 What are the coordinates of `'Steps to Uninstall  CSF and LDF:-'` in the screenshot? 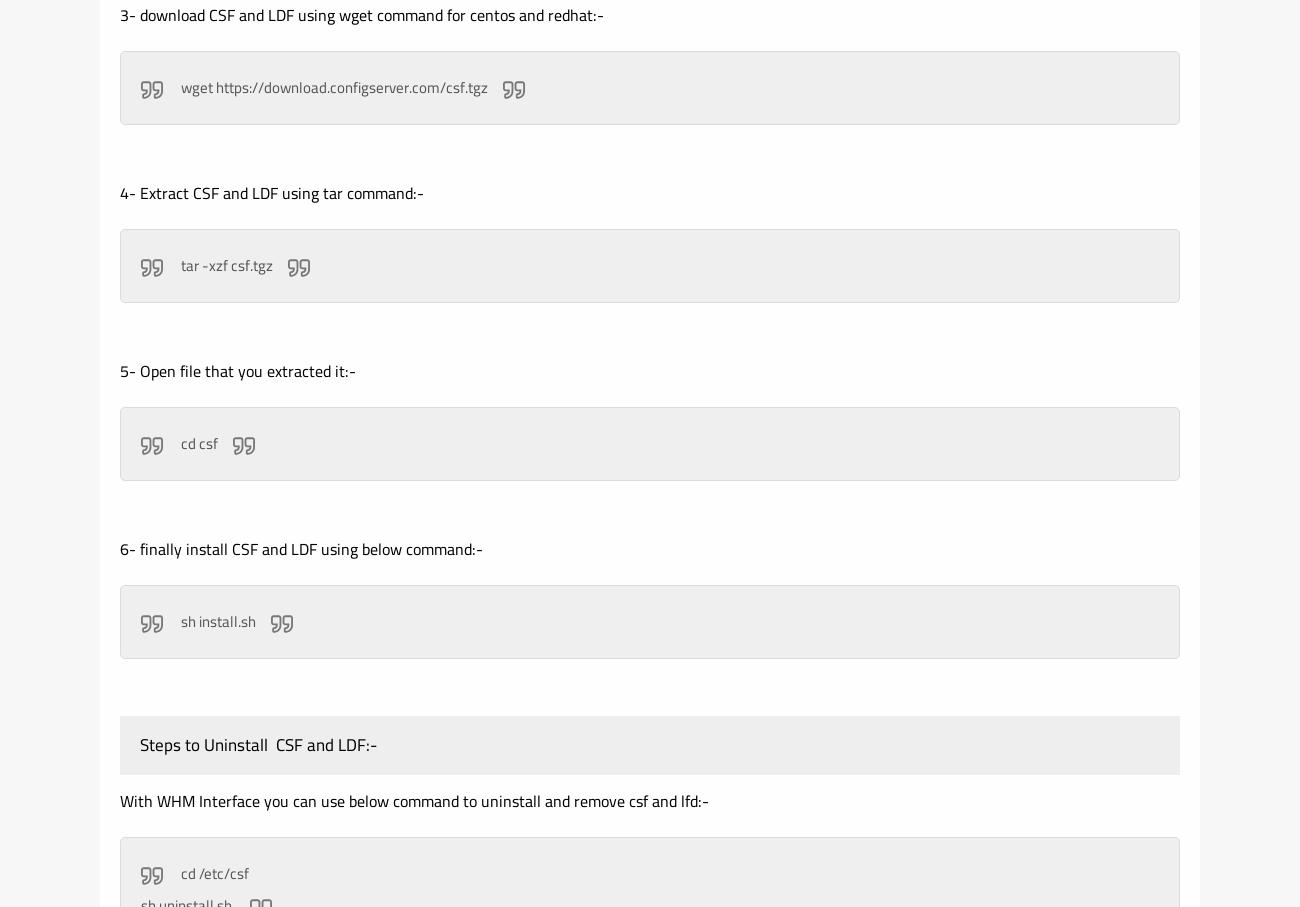 It's located at (257, 744).